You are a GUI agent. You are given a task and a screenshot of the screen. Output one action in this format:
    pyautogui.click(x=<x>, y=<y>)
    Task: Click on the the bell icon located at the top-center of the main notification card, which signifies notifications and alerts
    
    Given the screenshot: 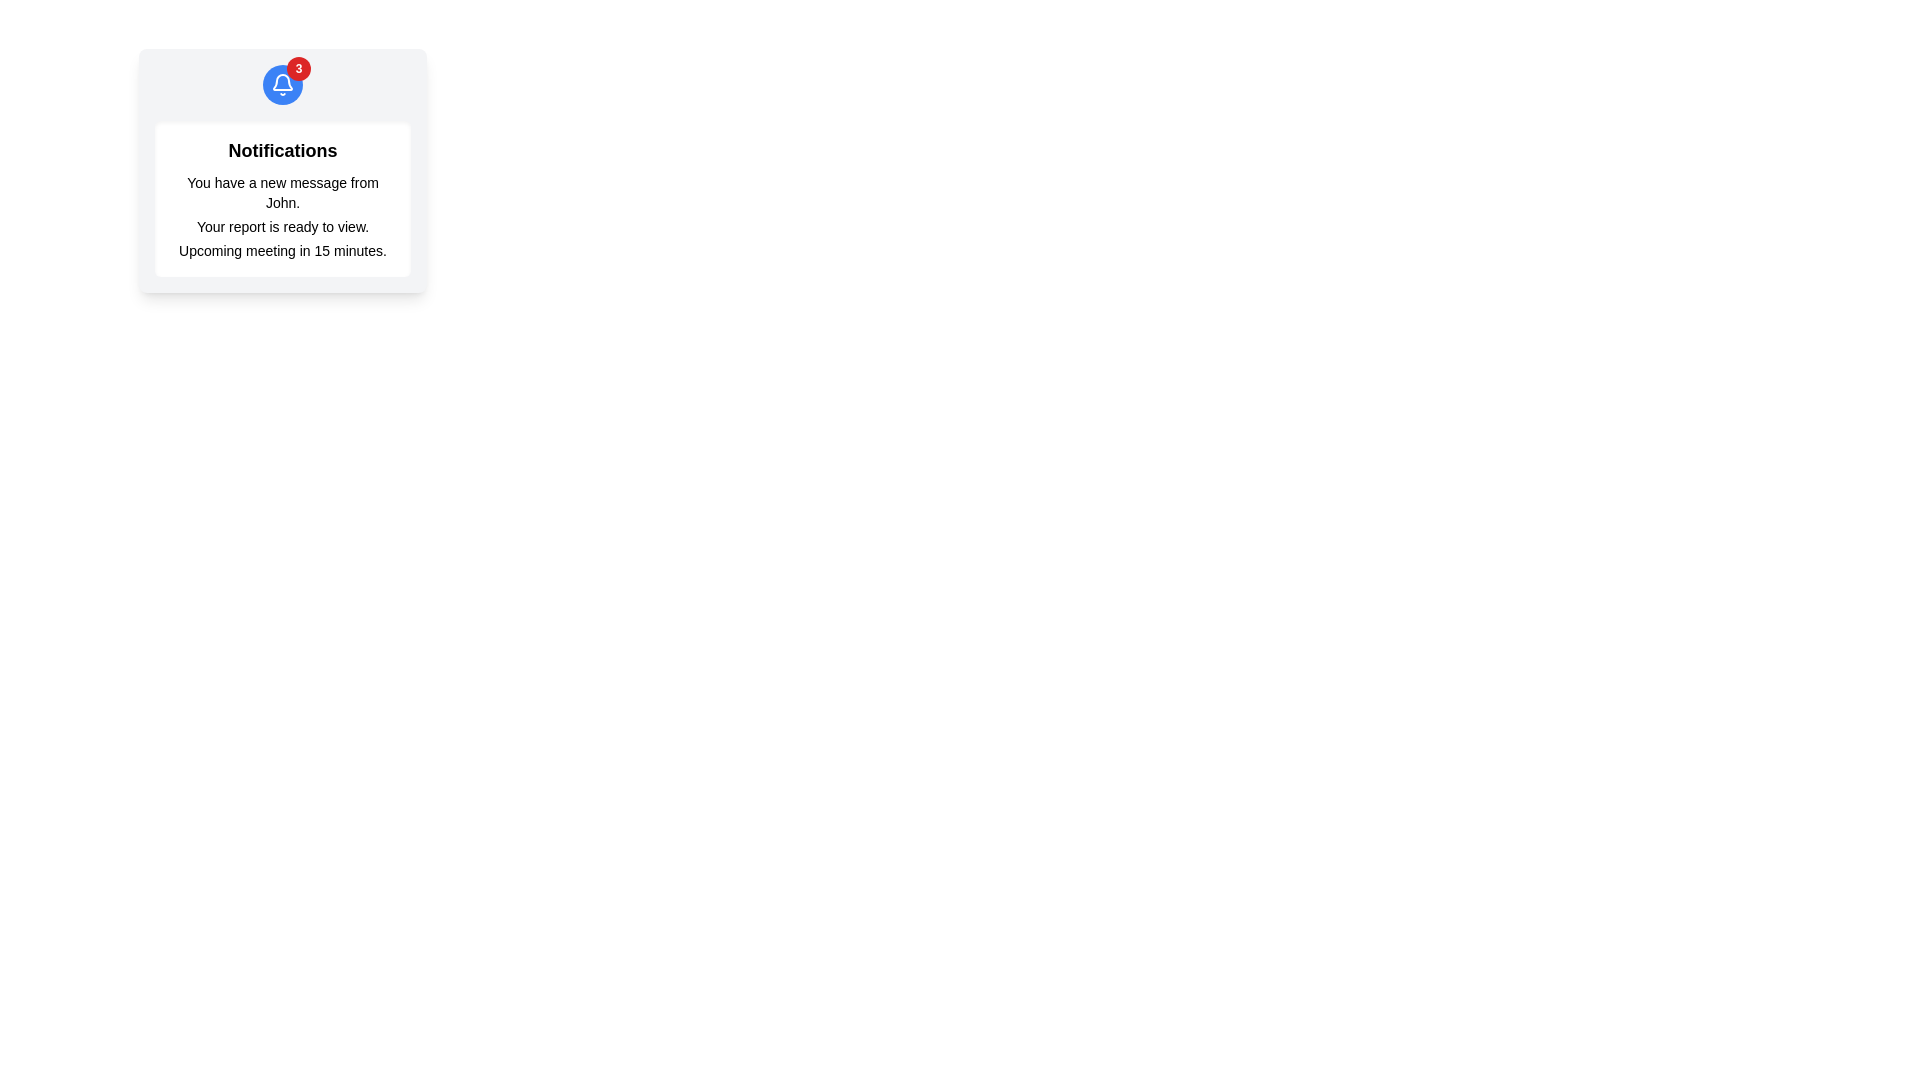 What is the action you would take?
    pyautogui.click(x=282, y=83)
    